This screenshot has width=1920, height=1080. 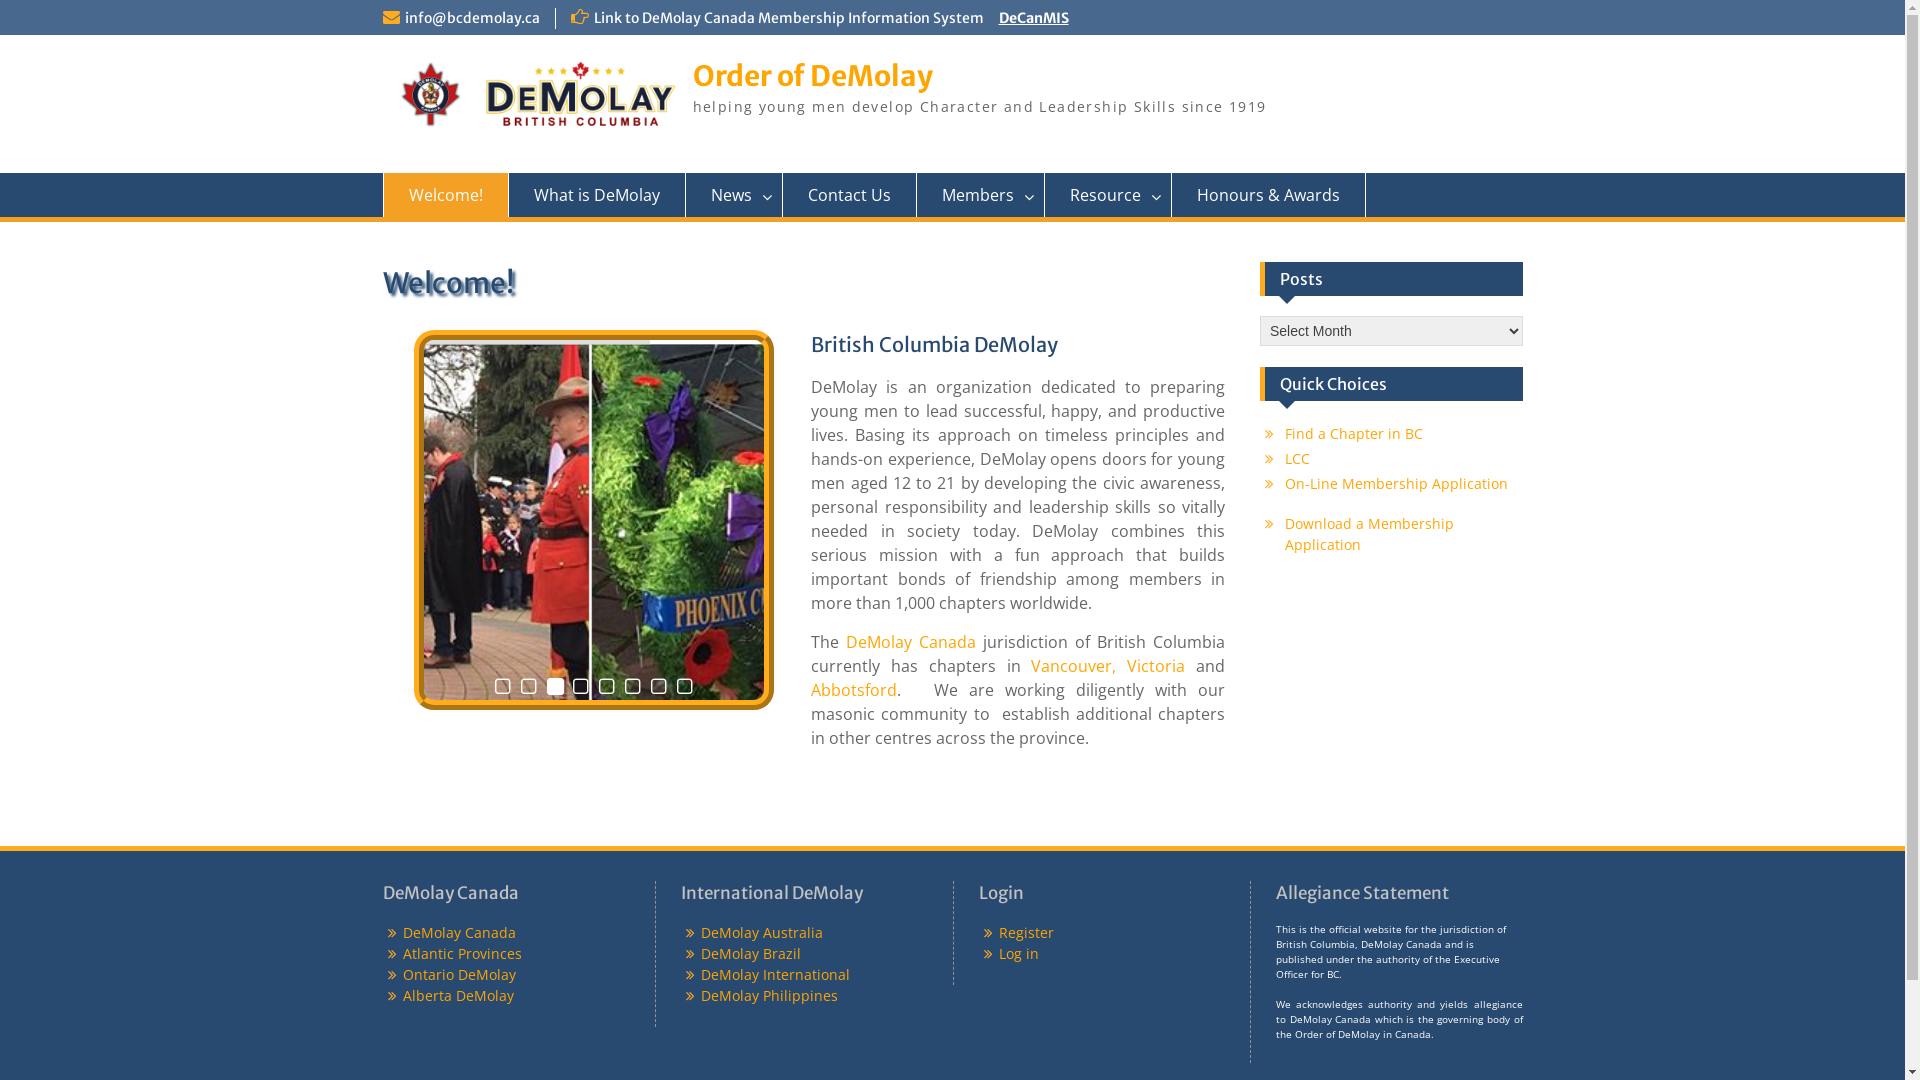 I want to click on 'Atlantic Provinces', so click(x=460, y=952).